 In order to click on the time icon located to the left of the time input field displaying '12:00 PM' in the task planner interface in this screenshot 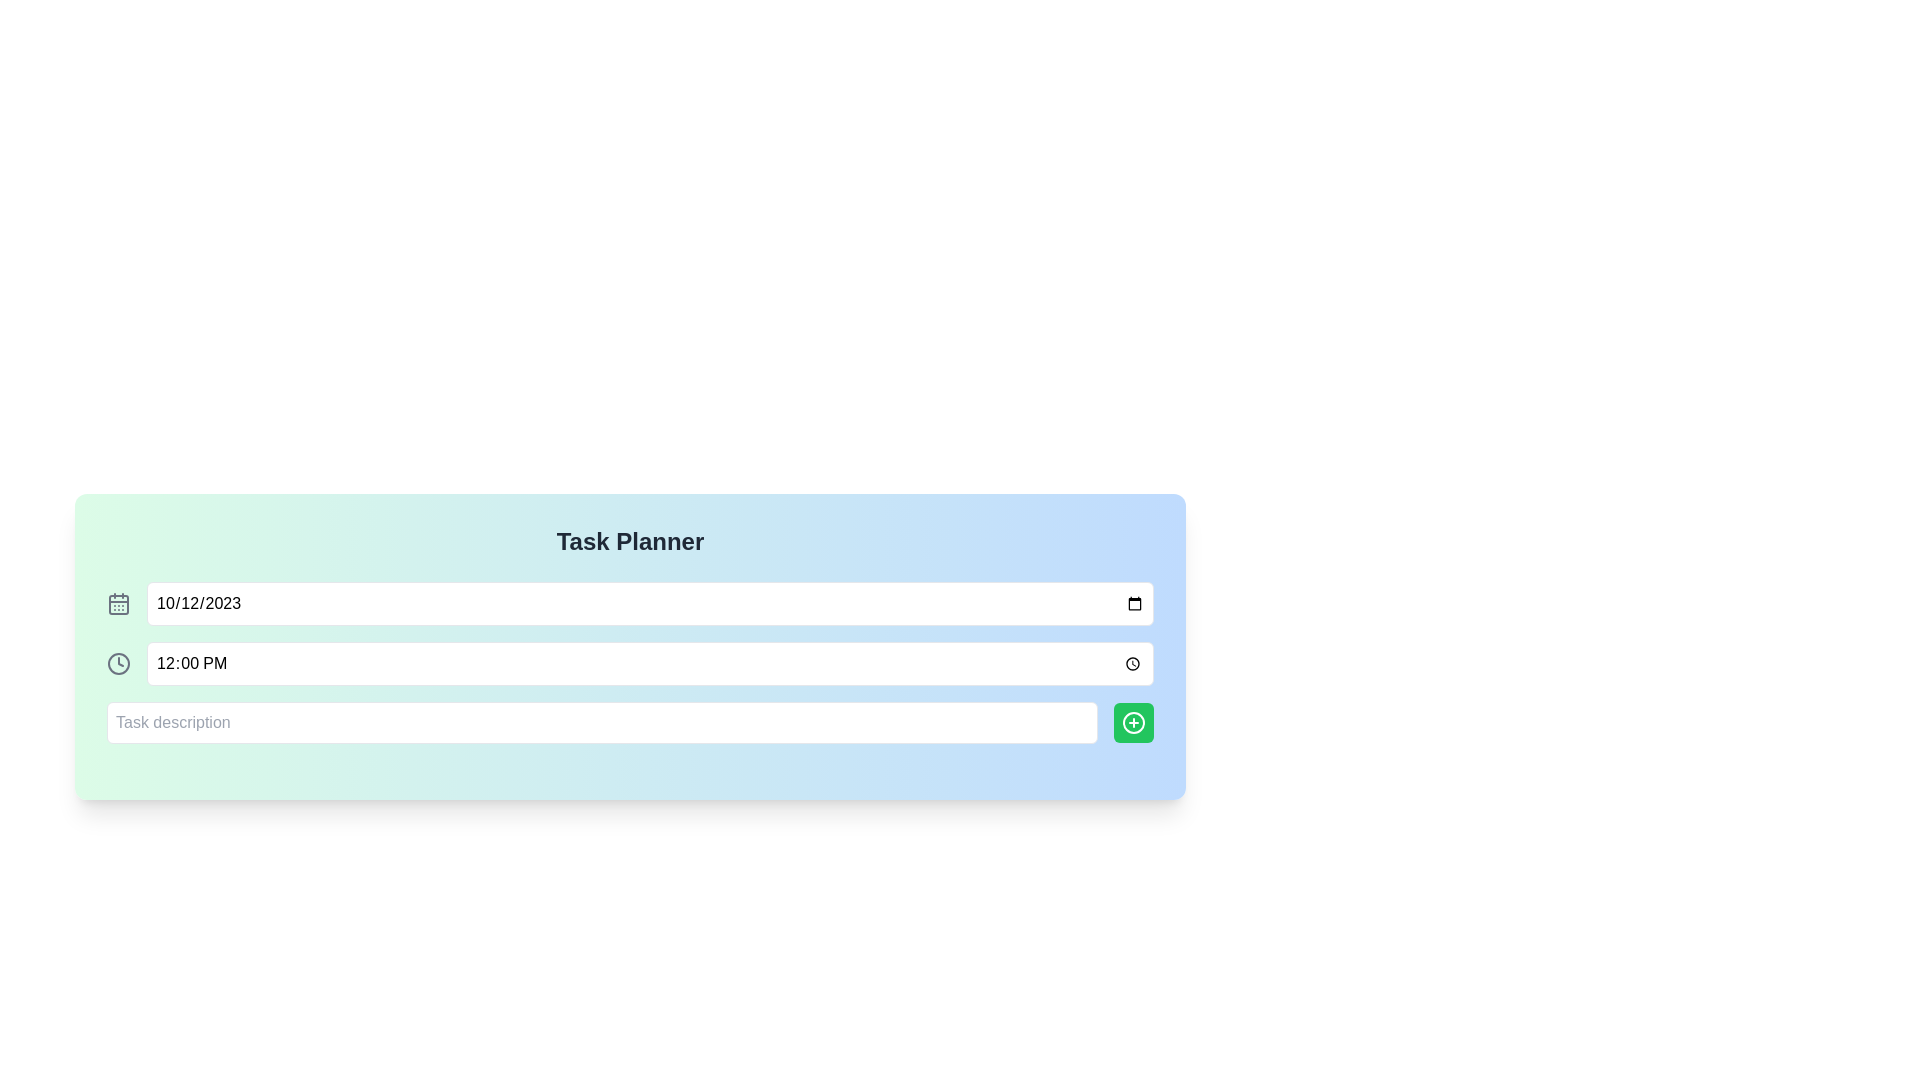, I will do `click(118, 663)`.